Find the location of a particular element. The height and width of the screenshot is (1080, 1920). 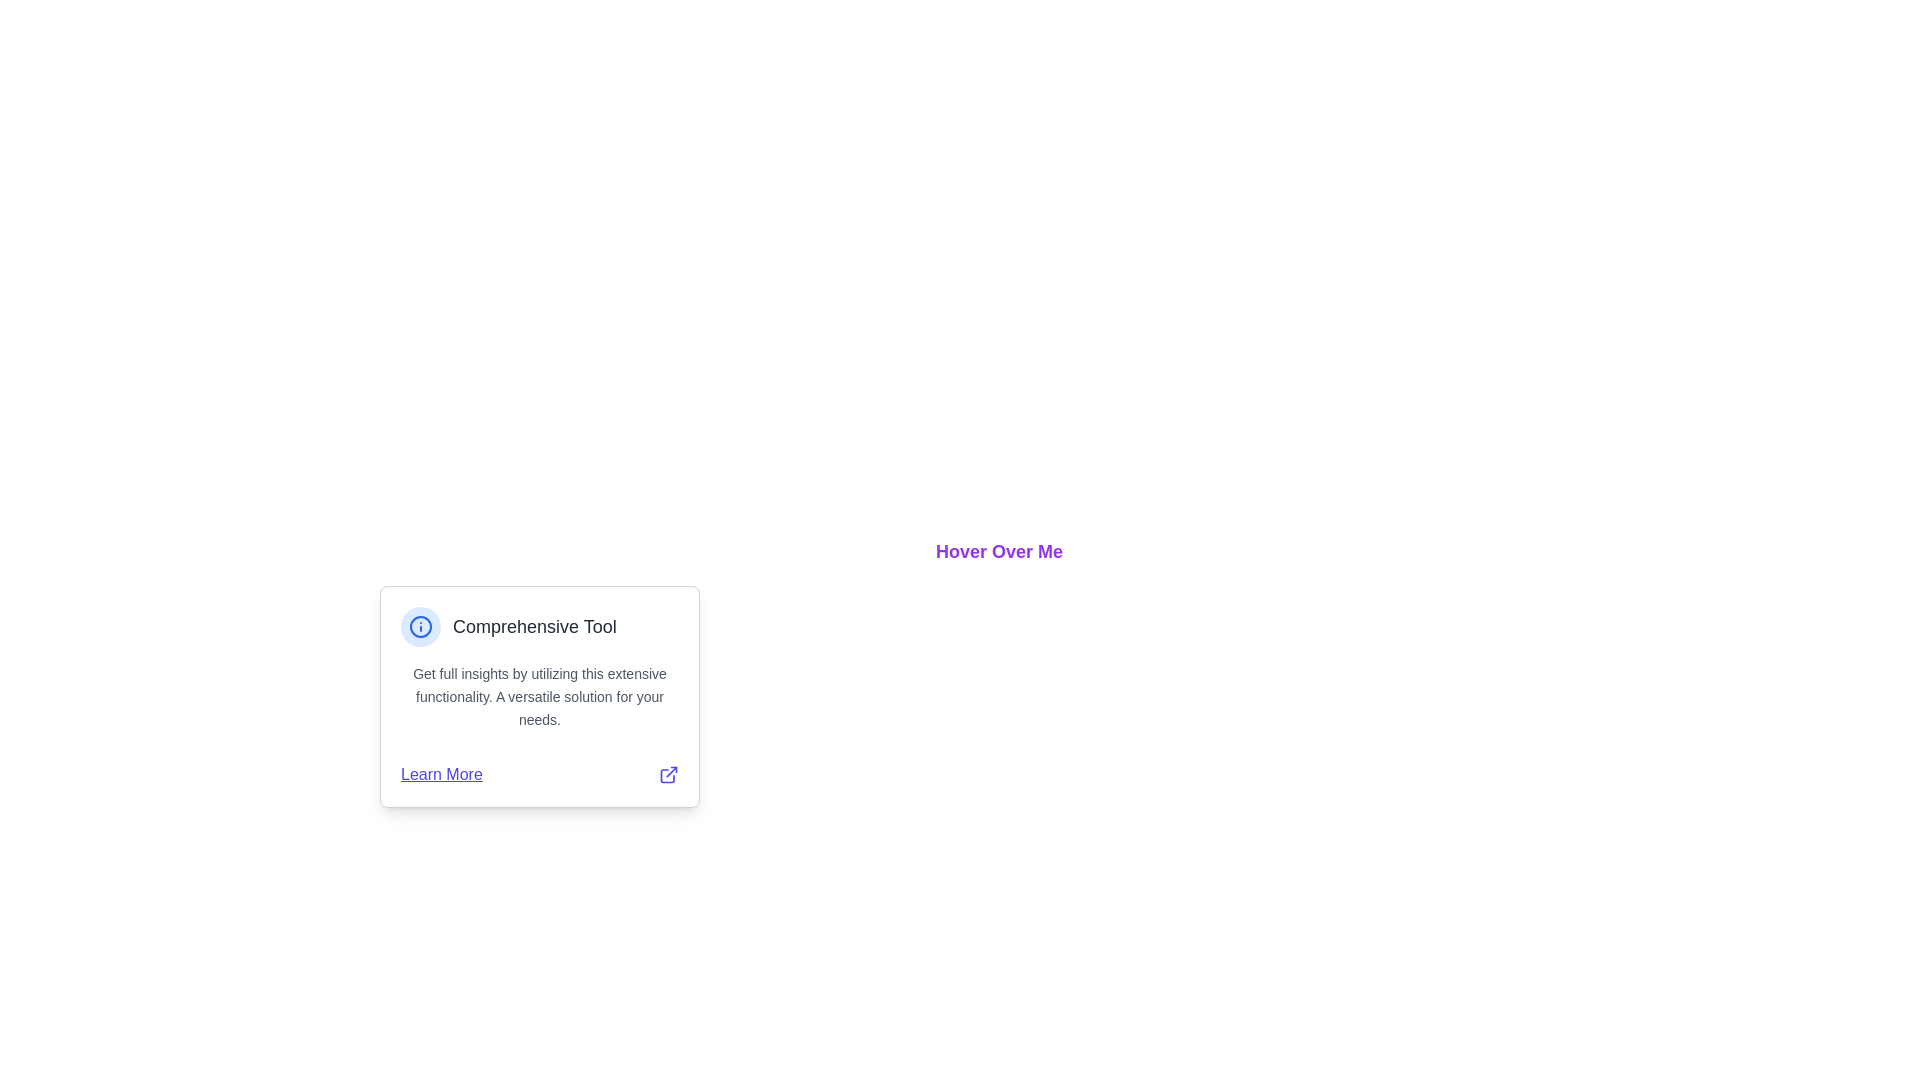

the circular icon with a blue outline featuring an information symbol, located above the title text in the 'Comprehensive Tool' card is located at coordinates (420, 626).